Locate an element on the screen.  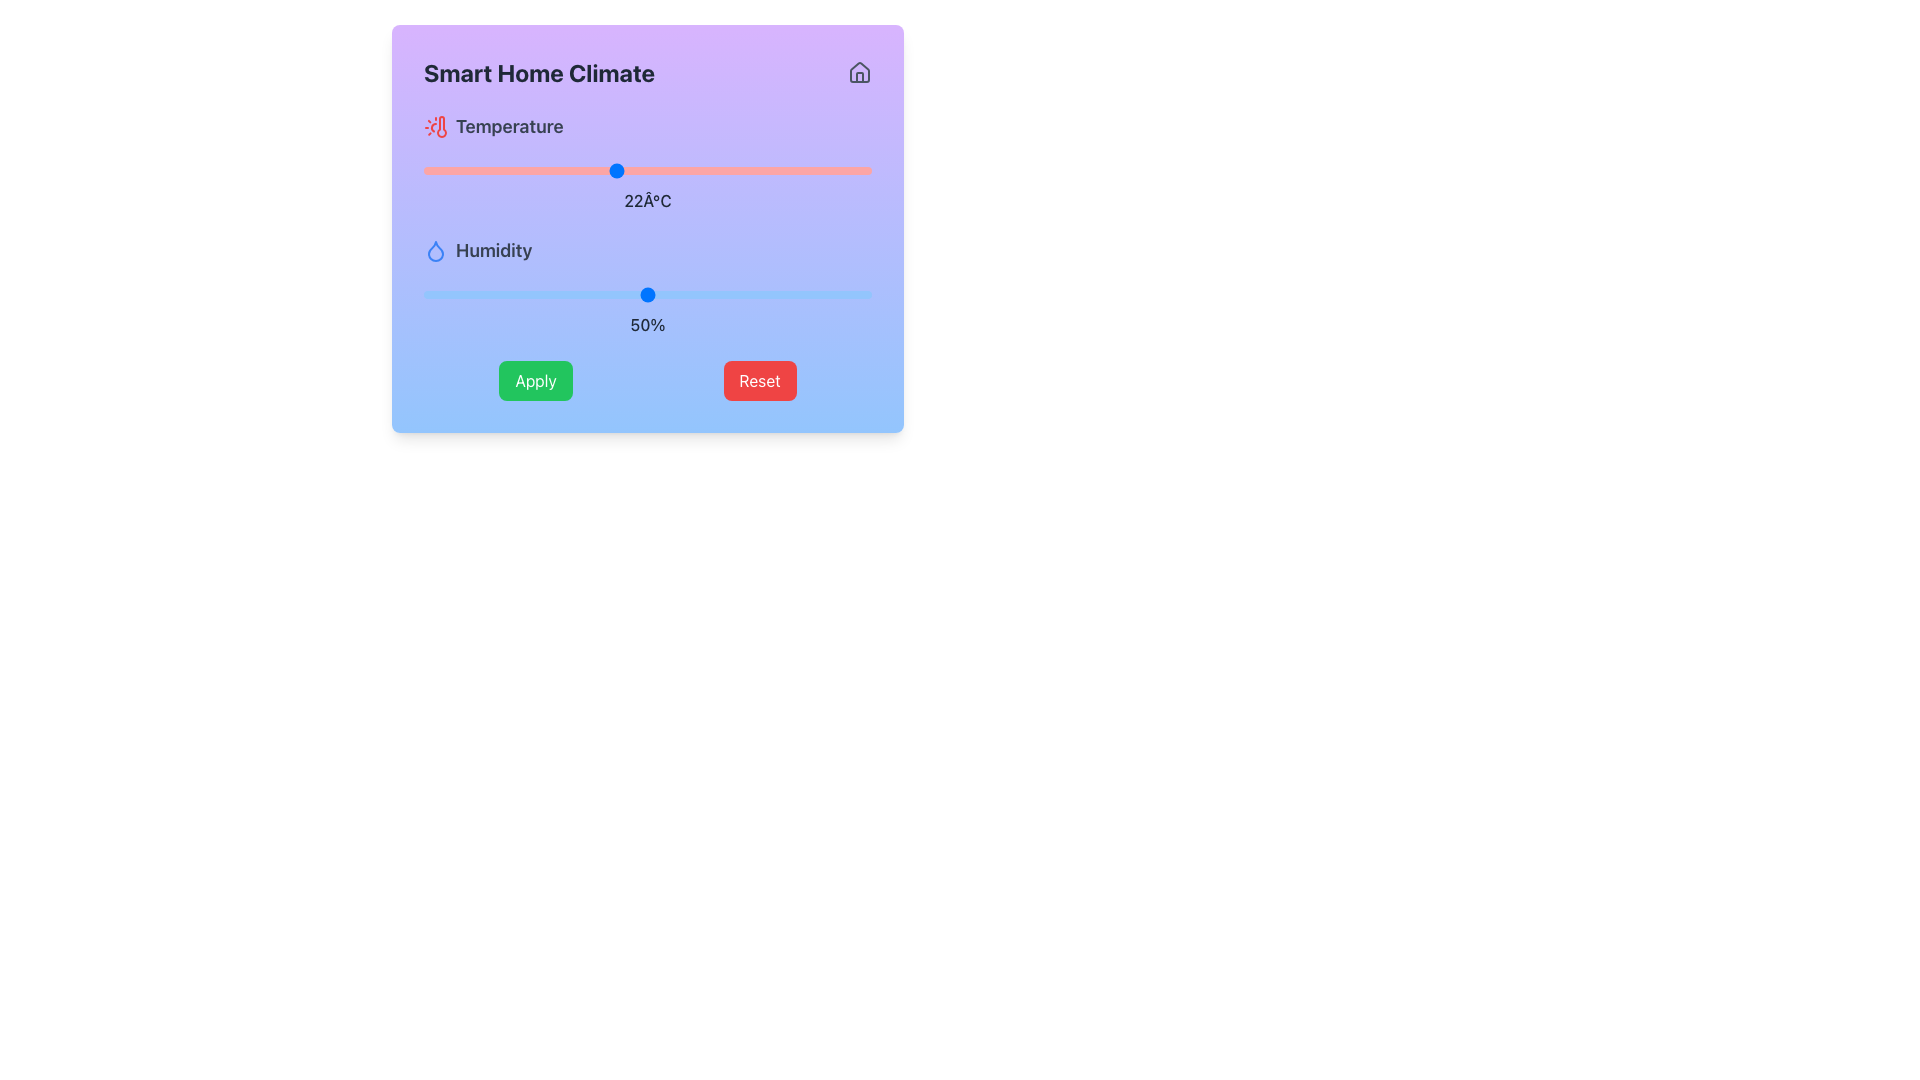
the text label displaying '50%' which is centered below the blue slider bar in the 'Humidity' section is located at coordinates (648, 323).